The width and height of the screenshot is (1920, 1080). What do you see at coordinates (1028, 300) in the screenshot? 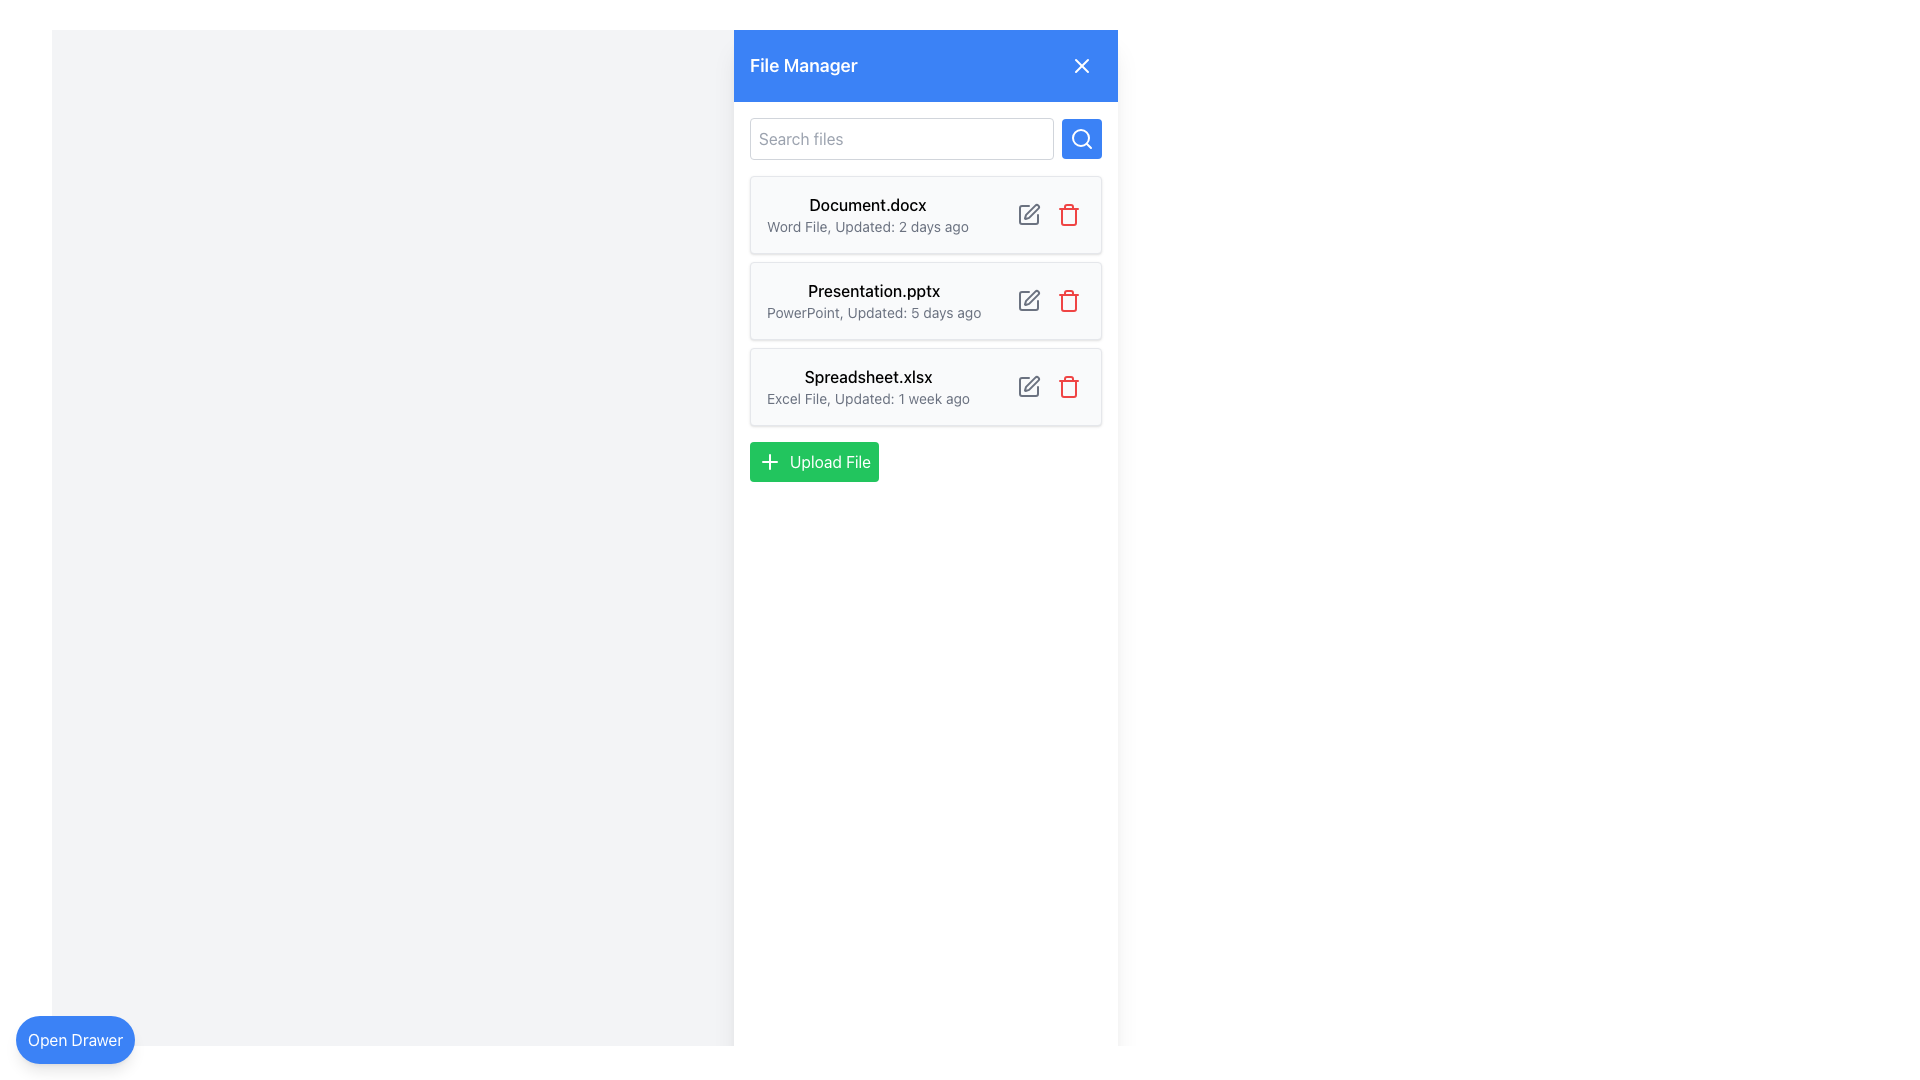
I see `the pencil-shaped edit icon located to the right of the 'Presentation.pptx' label in the file manager interface` at bounding box center [1028, 300].